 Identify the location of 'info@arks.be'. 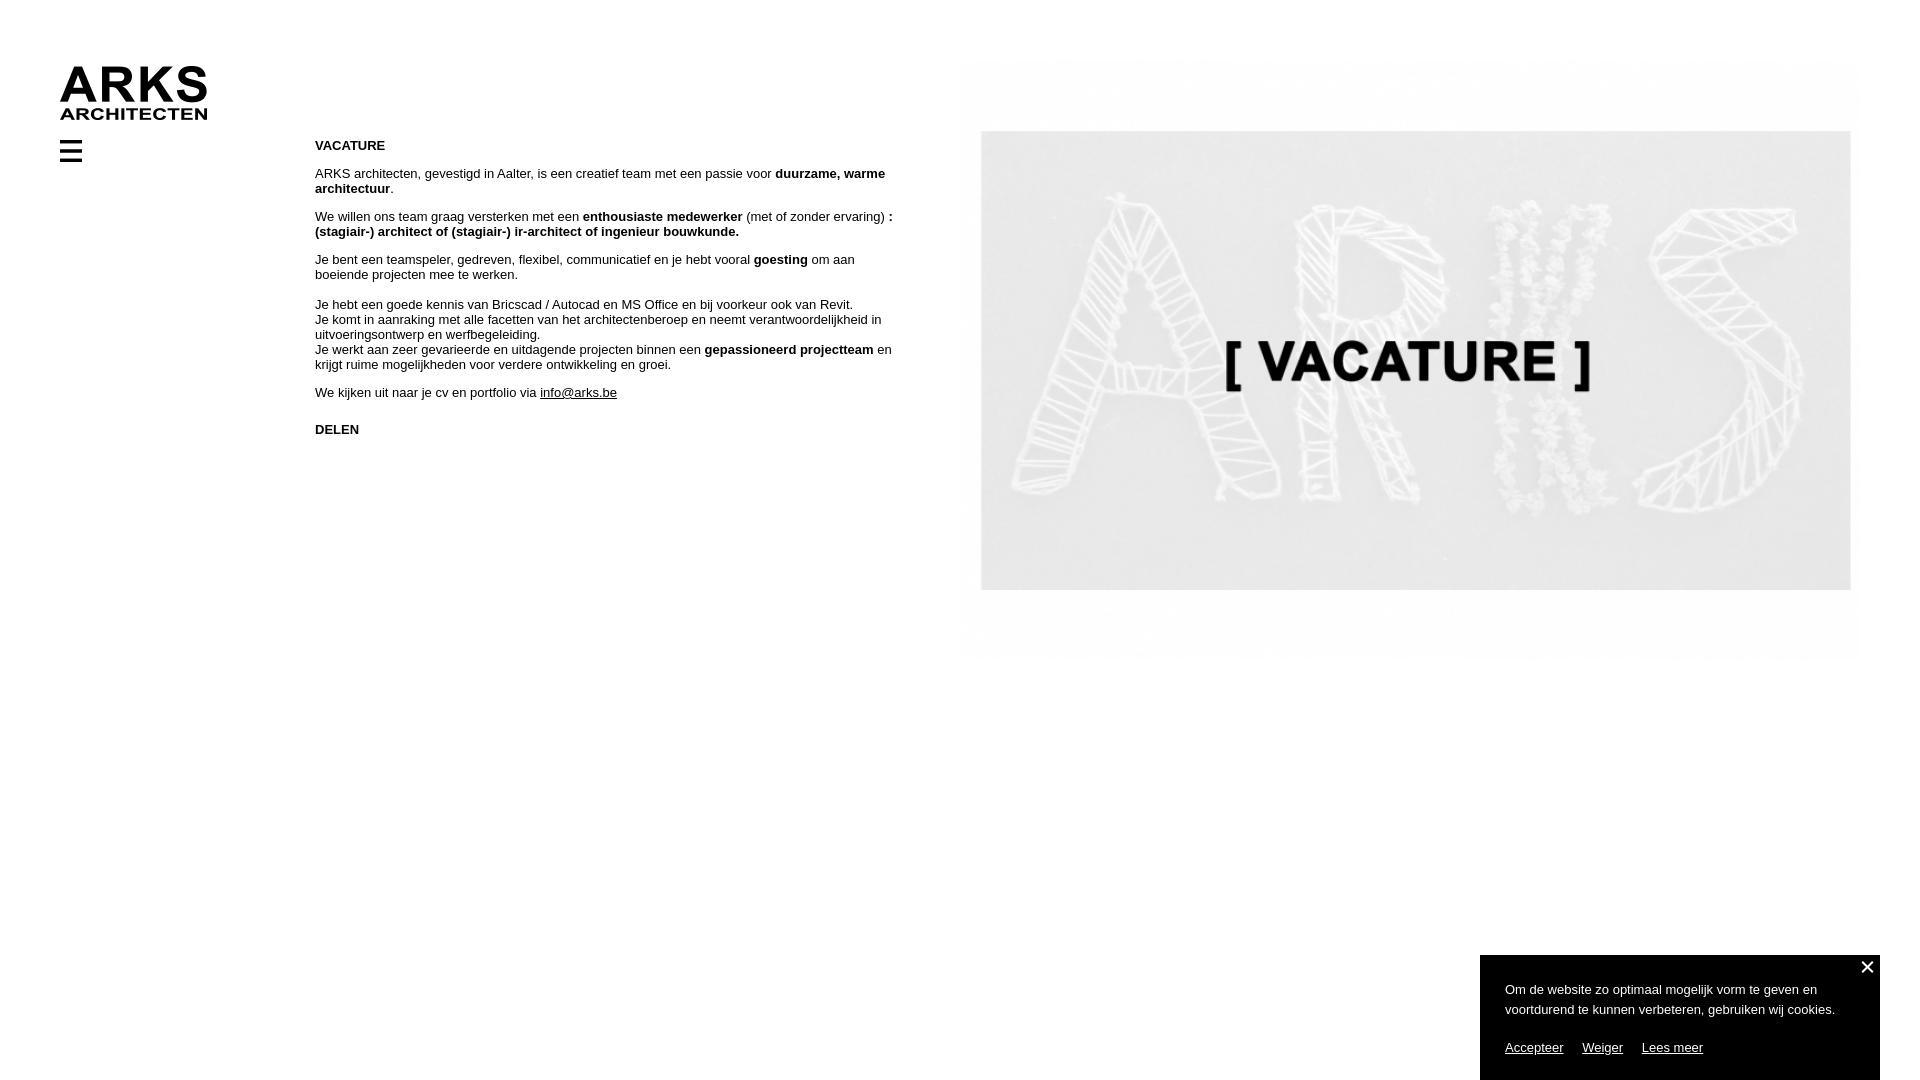
(577, 392).